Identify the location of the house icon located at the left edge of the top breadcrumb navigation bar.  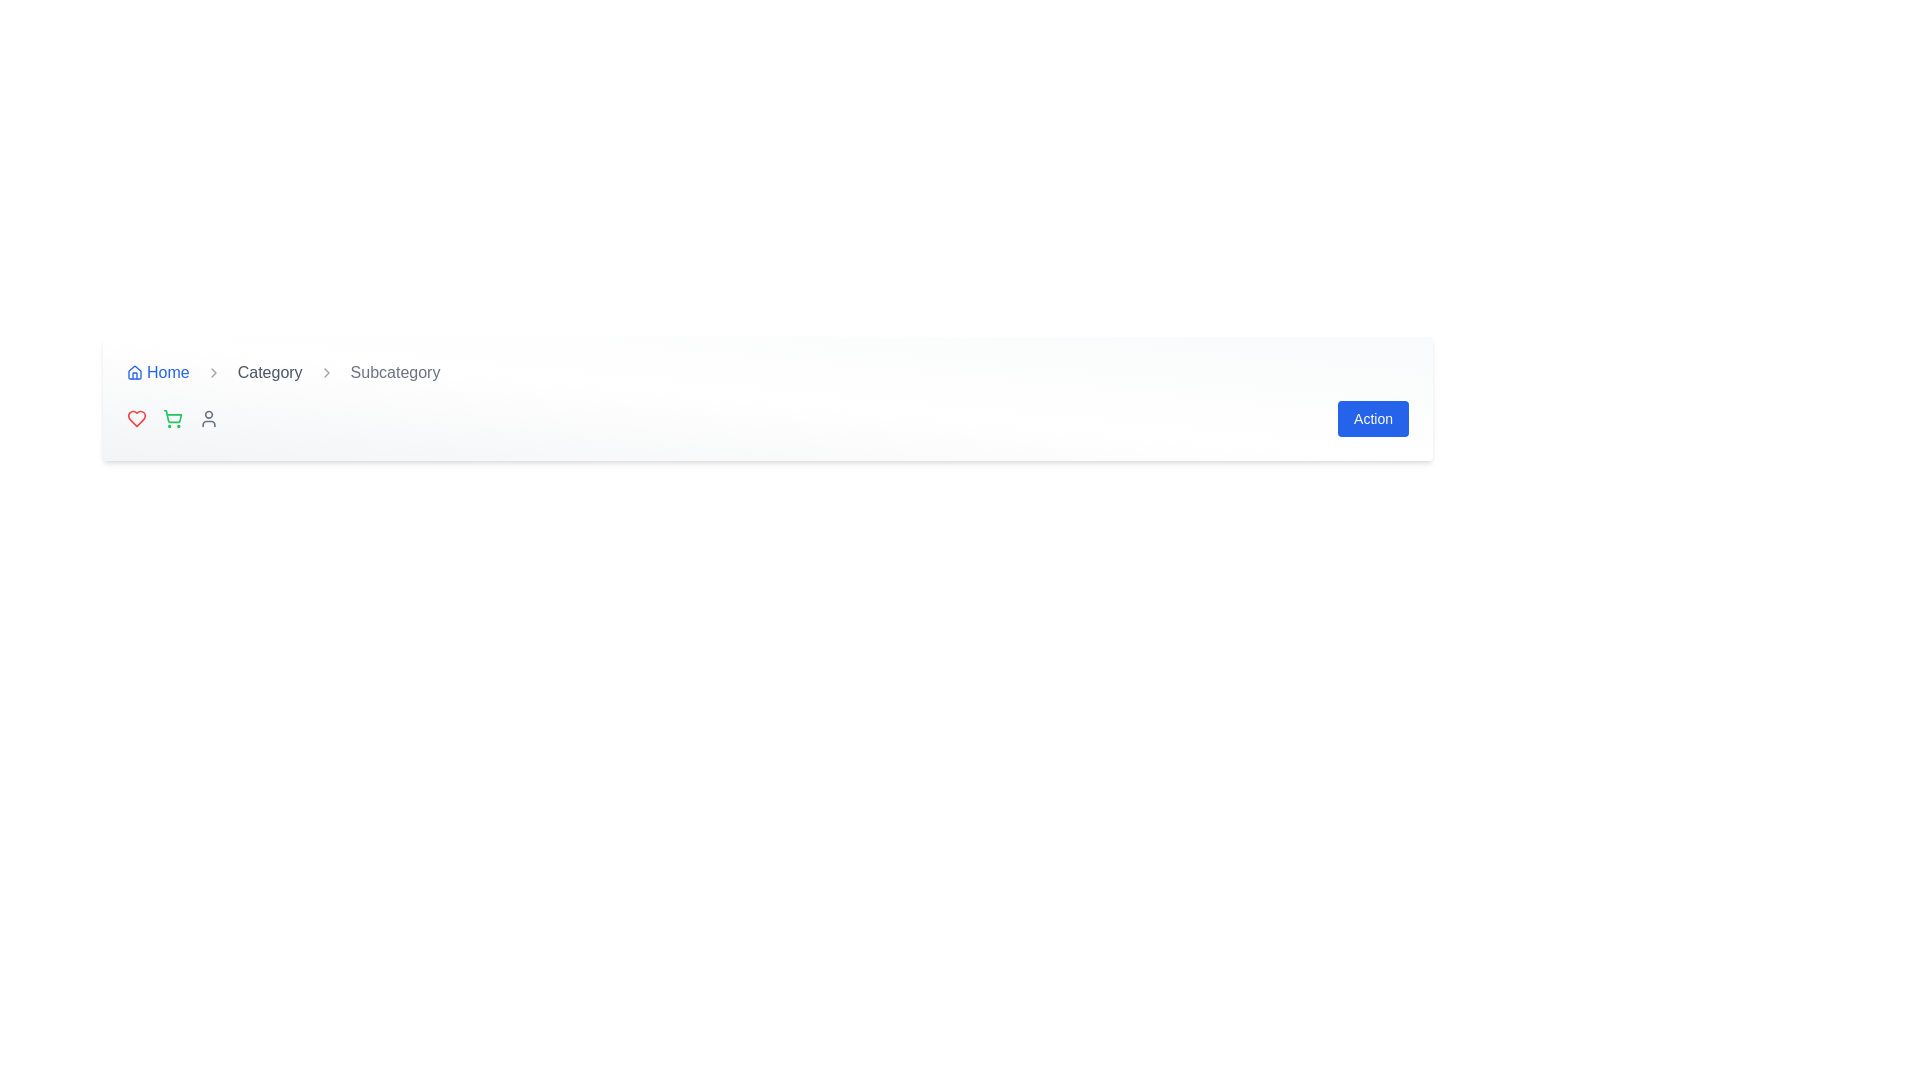
(133, 373).